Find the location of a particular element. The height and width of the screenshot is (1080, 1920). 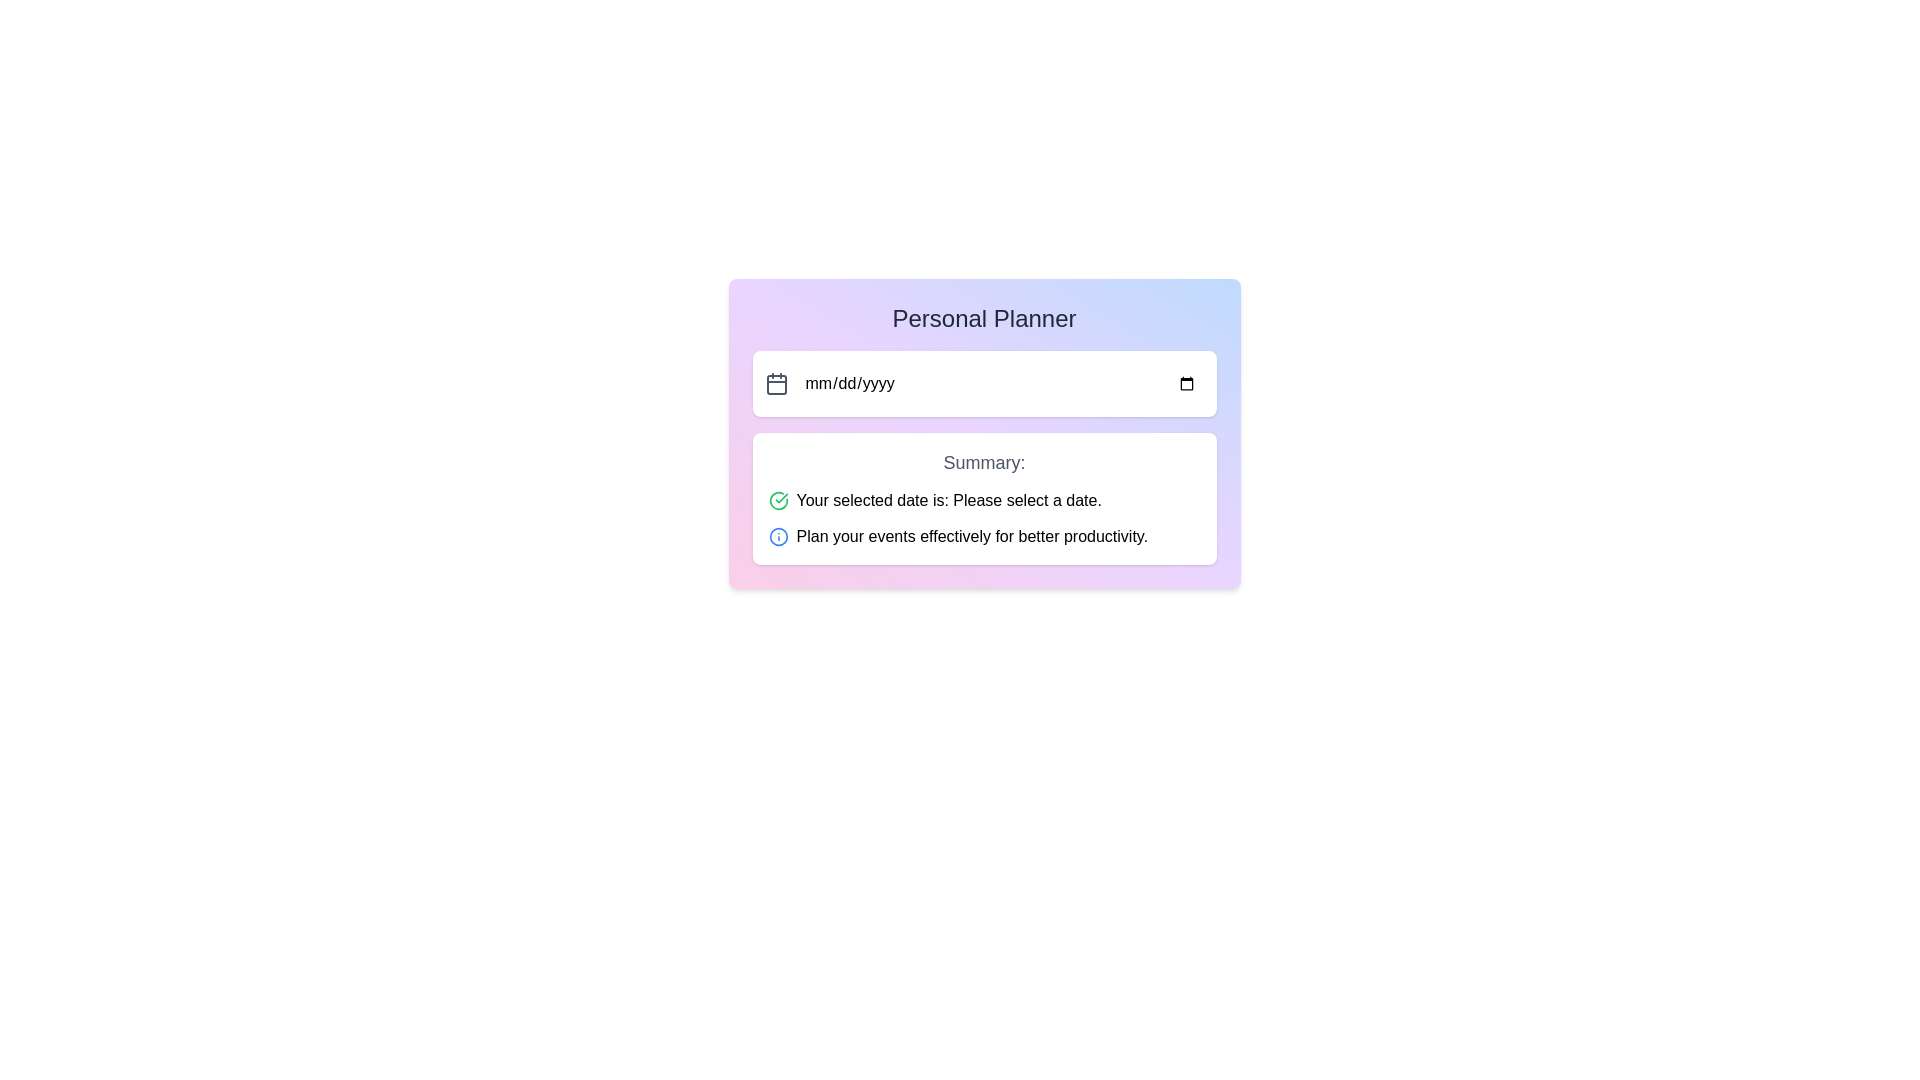

the small blue information icon, which is an outlined circle with an 'i' inside, located to the left of the text 'Plan your events effectively for better productivity.' is located at coordinates (777, 535).